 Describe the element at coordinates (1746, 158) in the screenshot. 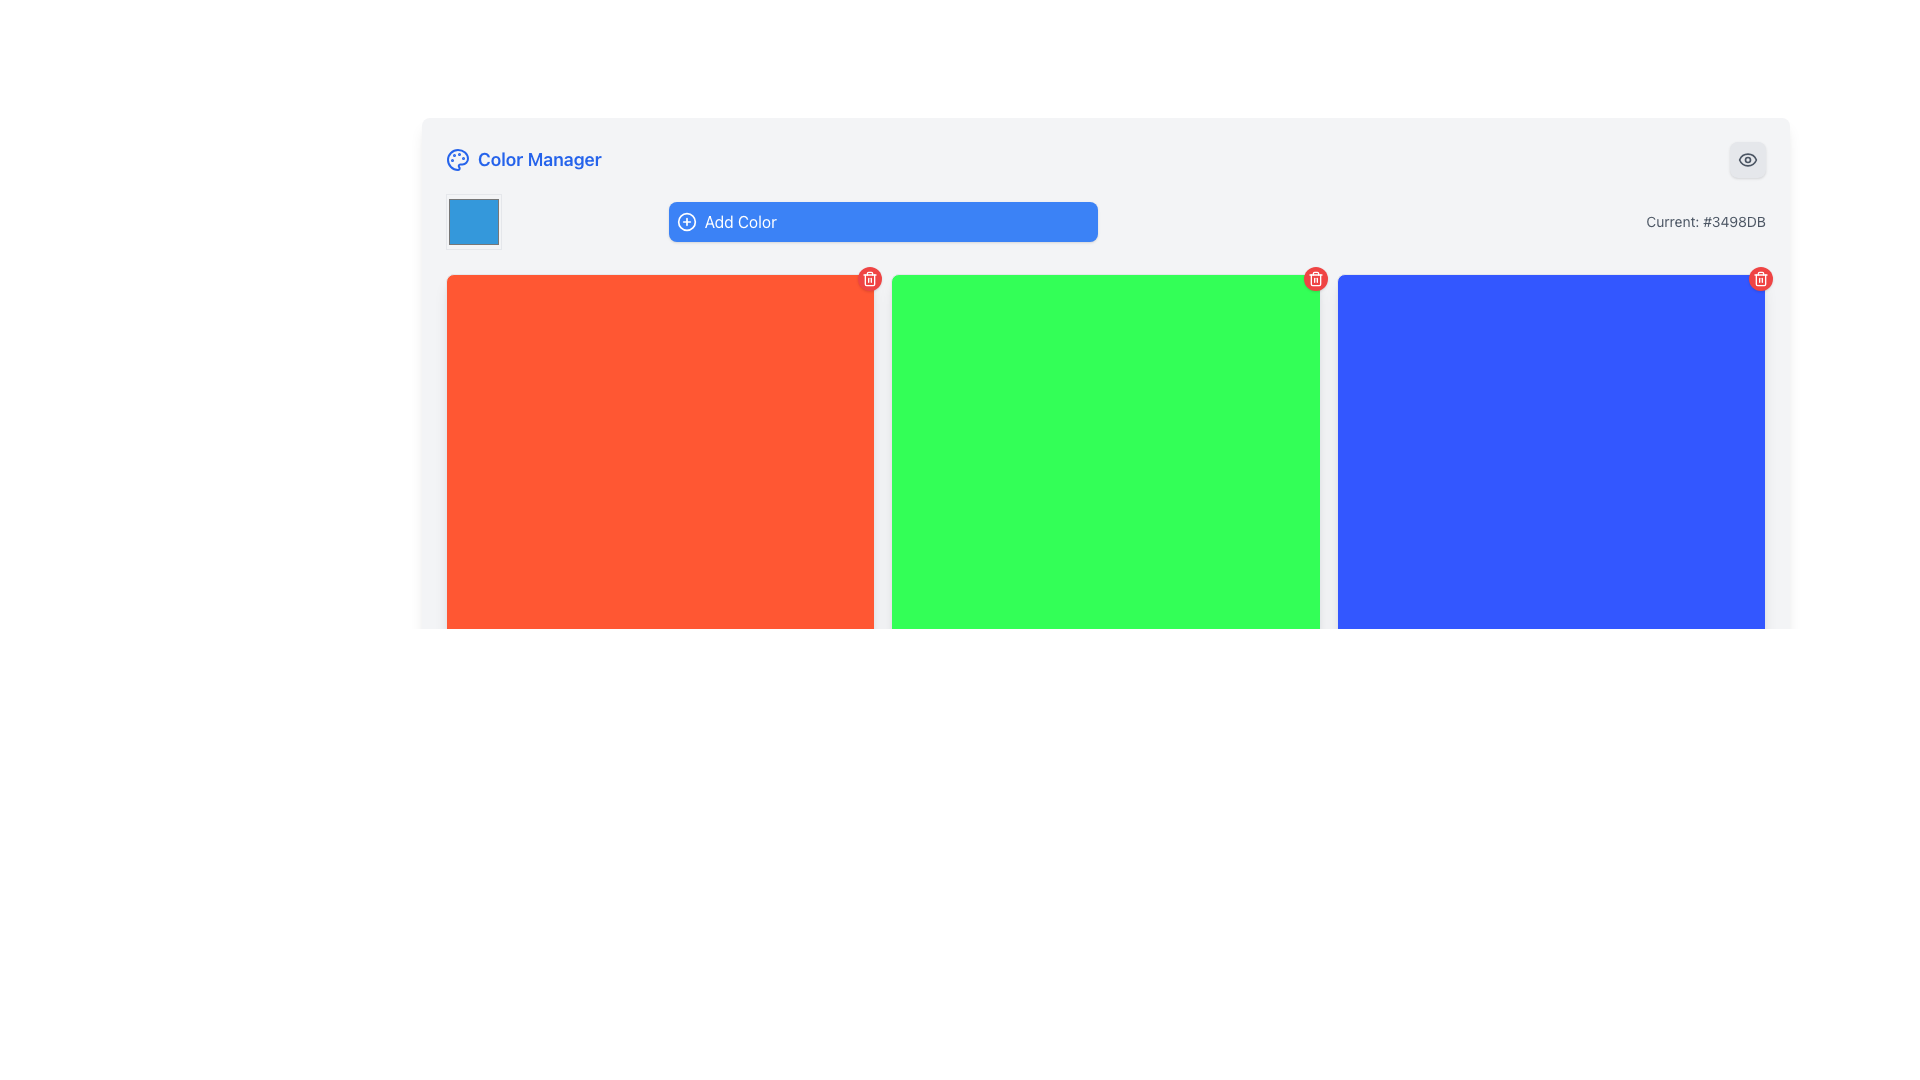

I see `the visibility SVG icon located in the top-right corner of the application header, which is styled with rounded corners and a light gray background` at that location.